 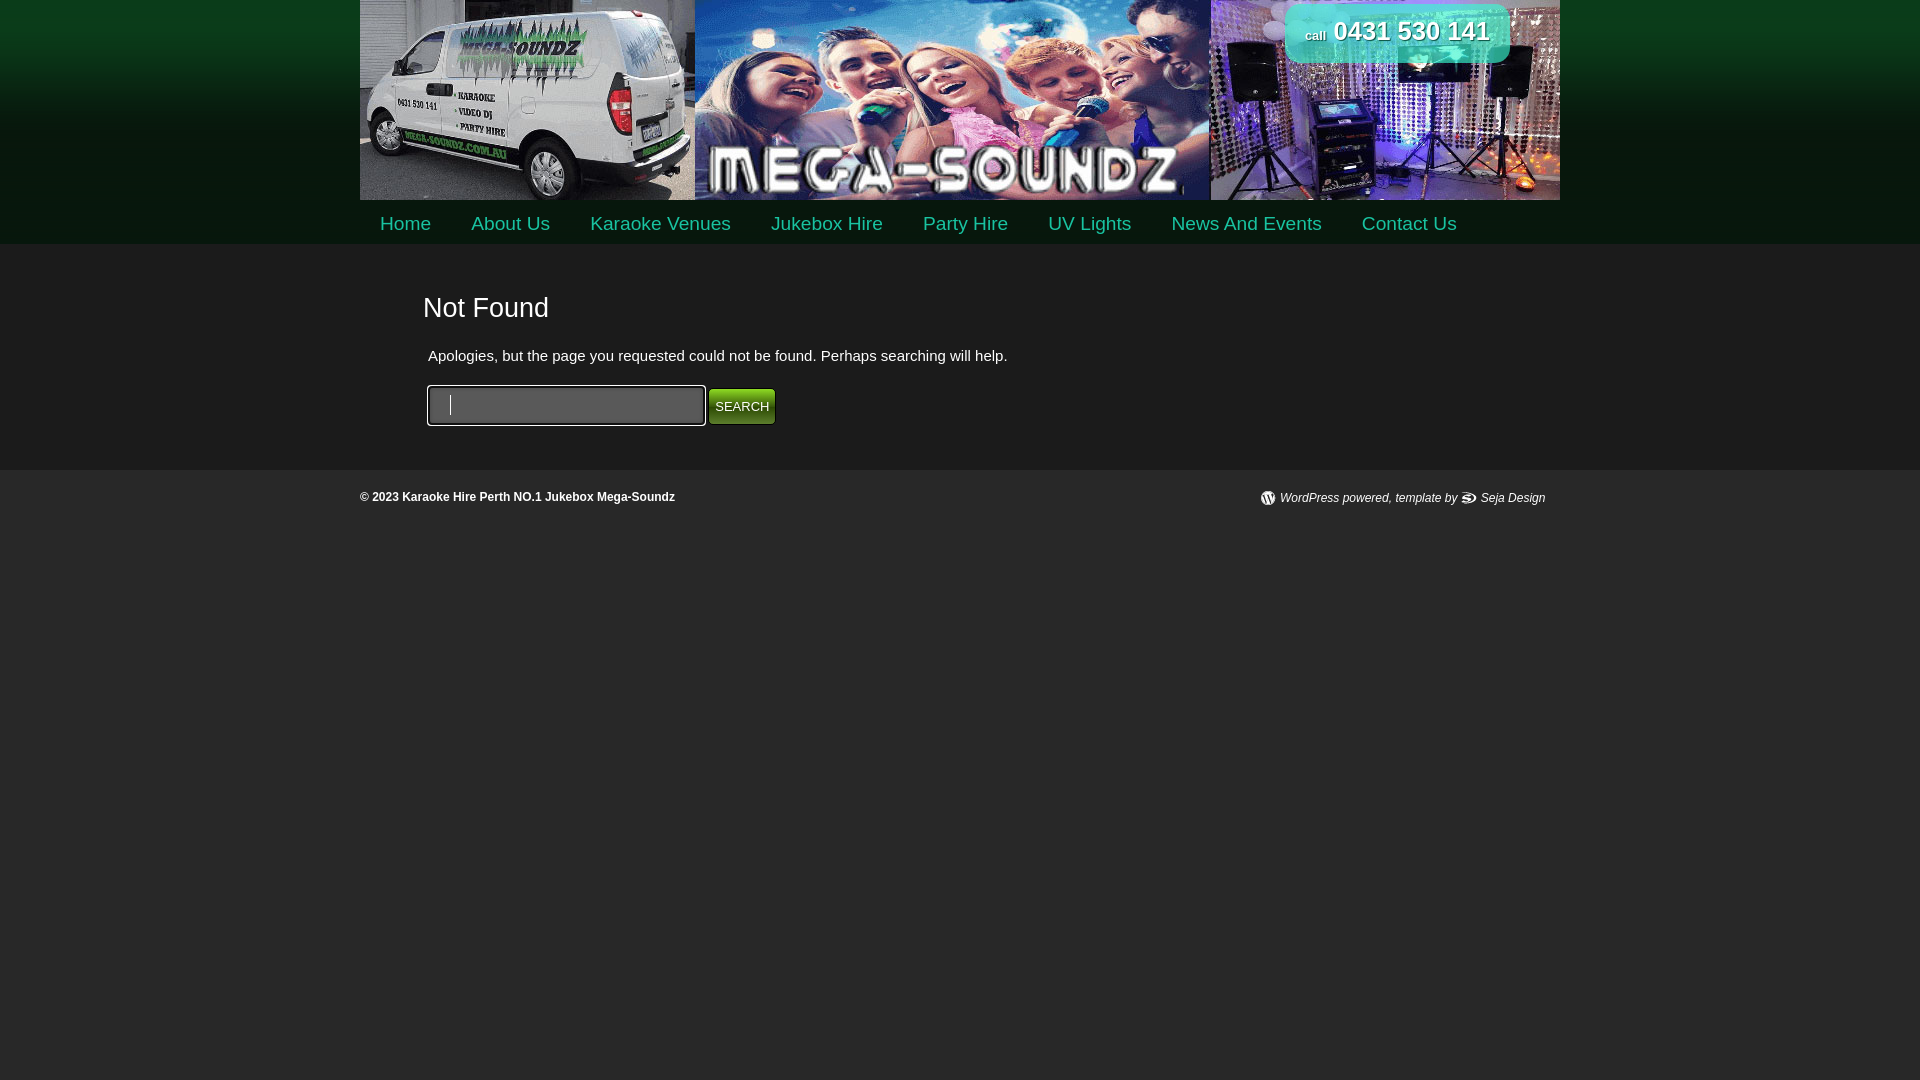 I want to click on 'Home', so click(x=404, y=223).